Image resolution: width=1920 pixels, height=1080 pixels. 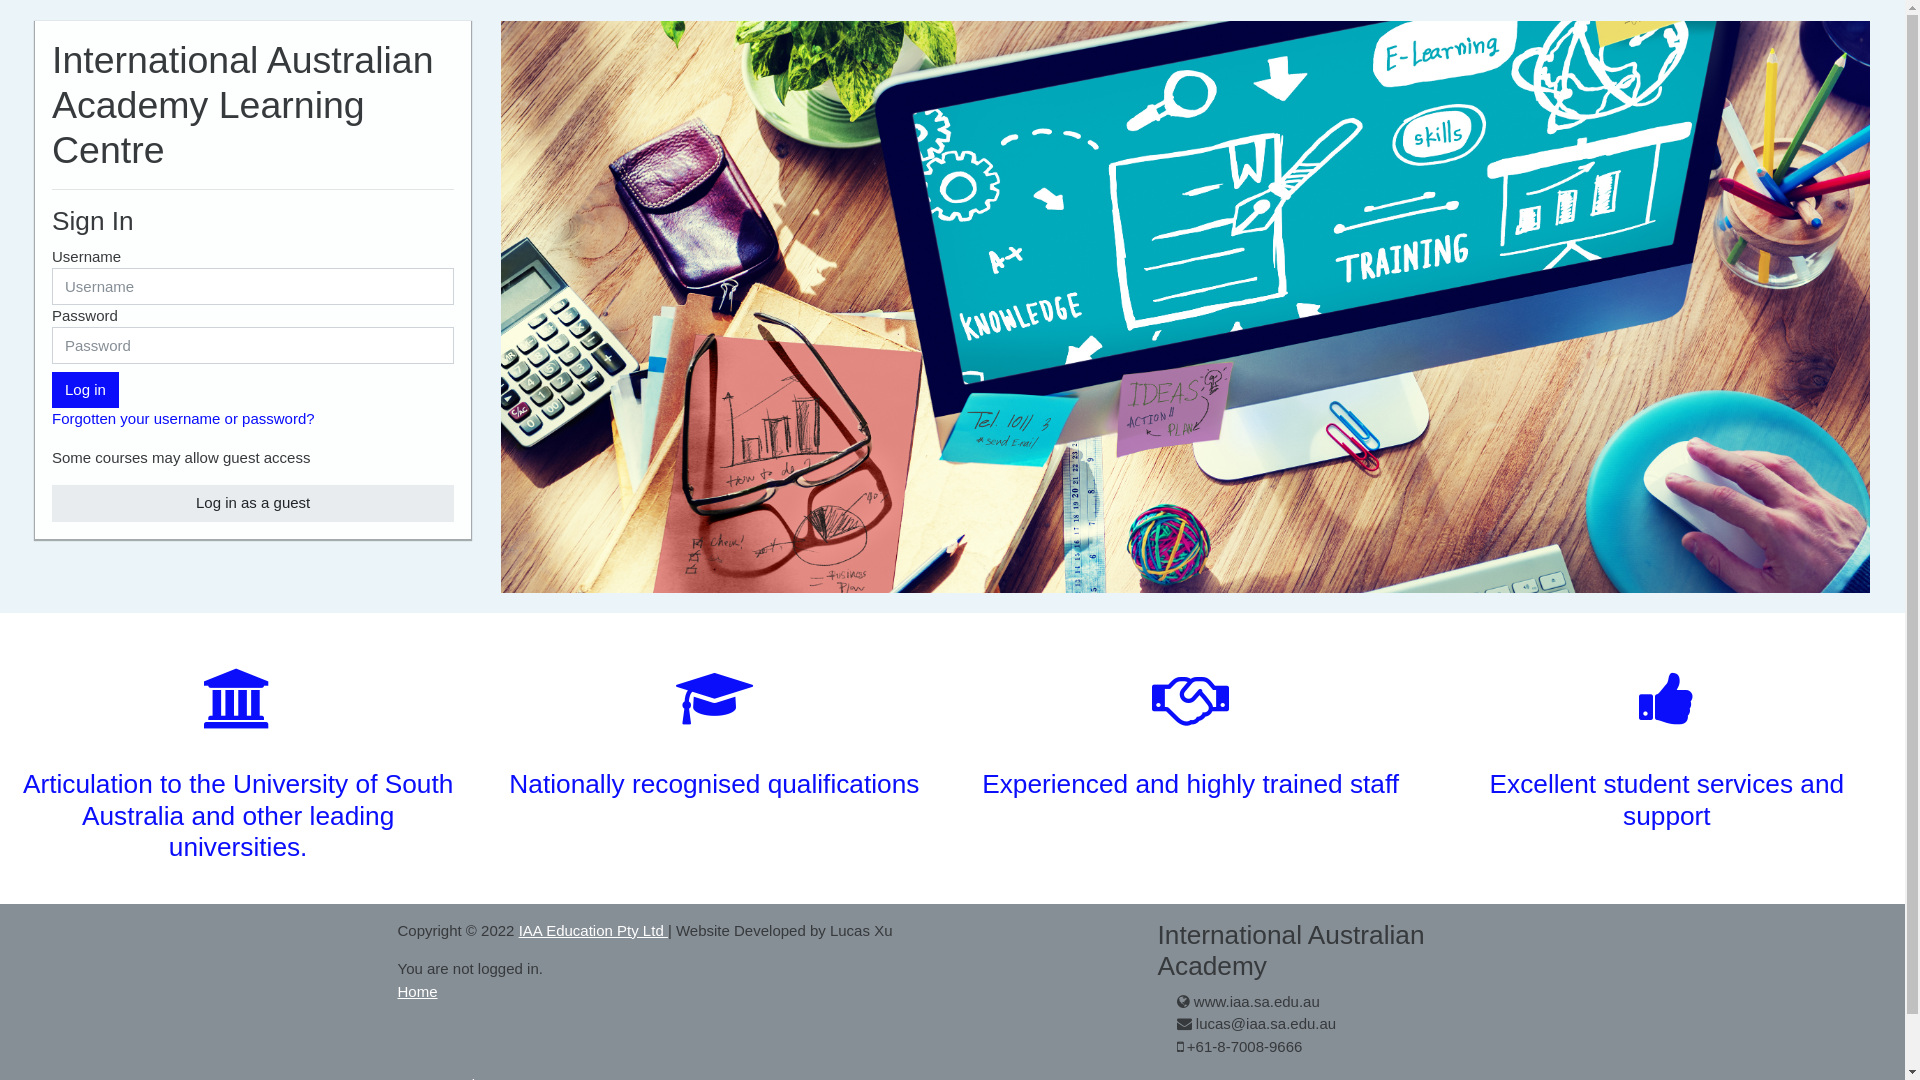 What do you see at coordinates (183, 417) in the screenshot?
I see `'Forgotten your username or password?'` at bounding box center [183, 417].